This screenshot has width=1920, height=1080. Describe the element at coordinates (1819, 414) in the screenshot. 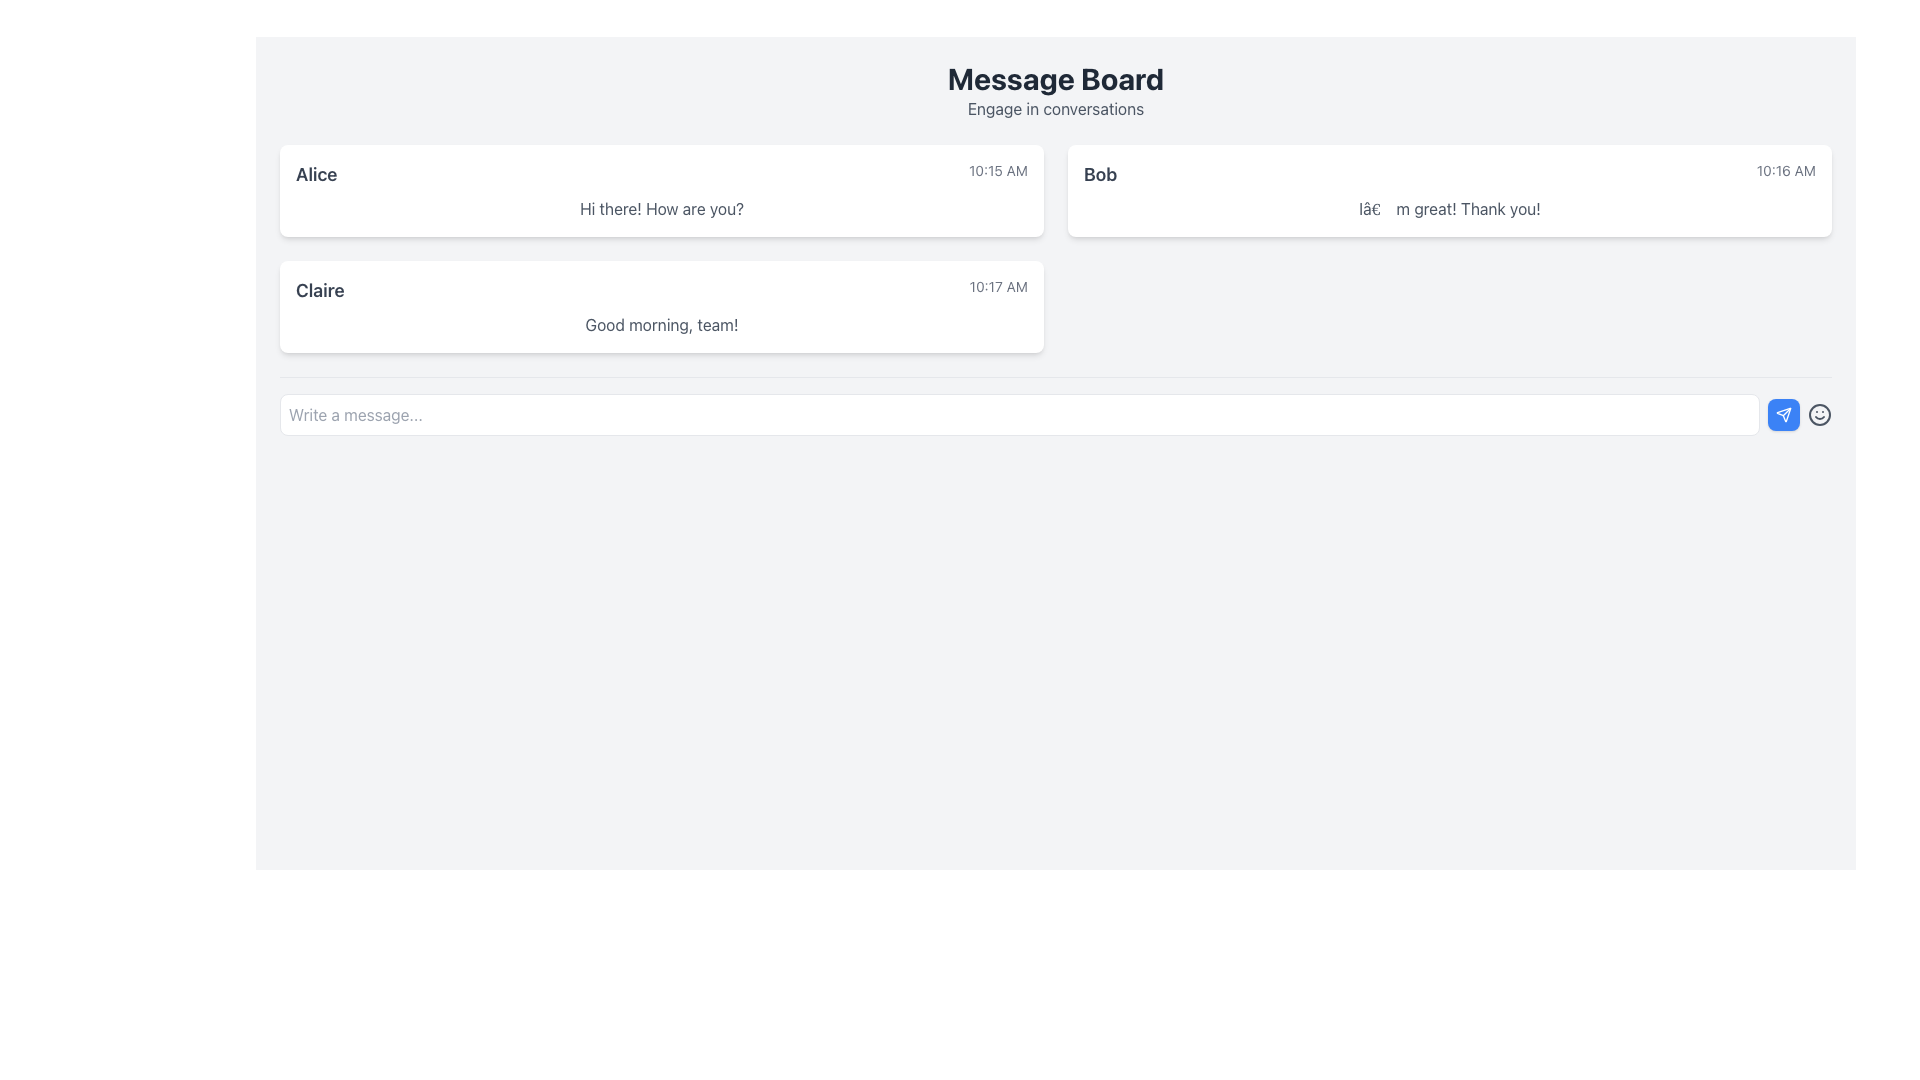

I see `the smiling face icon button, which is the third element in the horizontal arrangement of the input area, located at the far right of the text input box and send button` at that location.